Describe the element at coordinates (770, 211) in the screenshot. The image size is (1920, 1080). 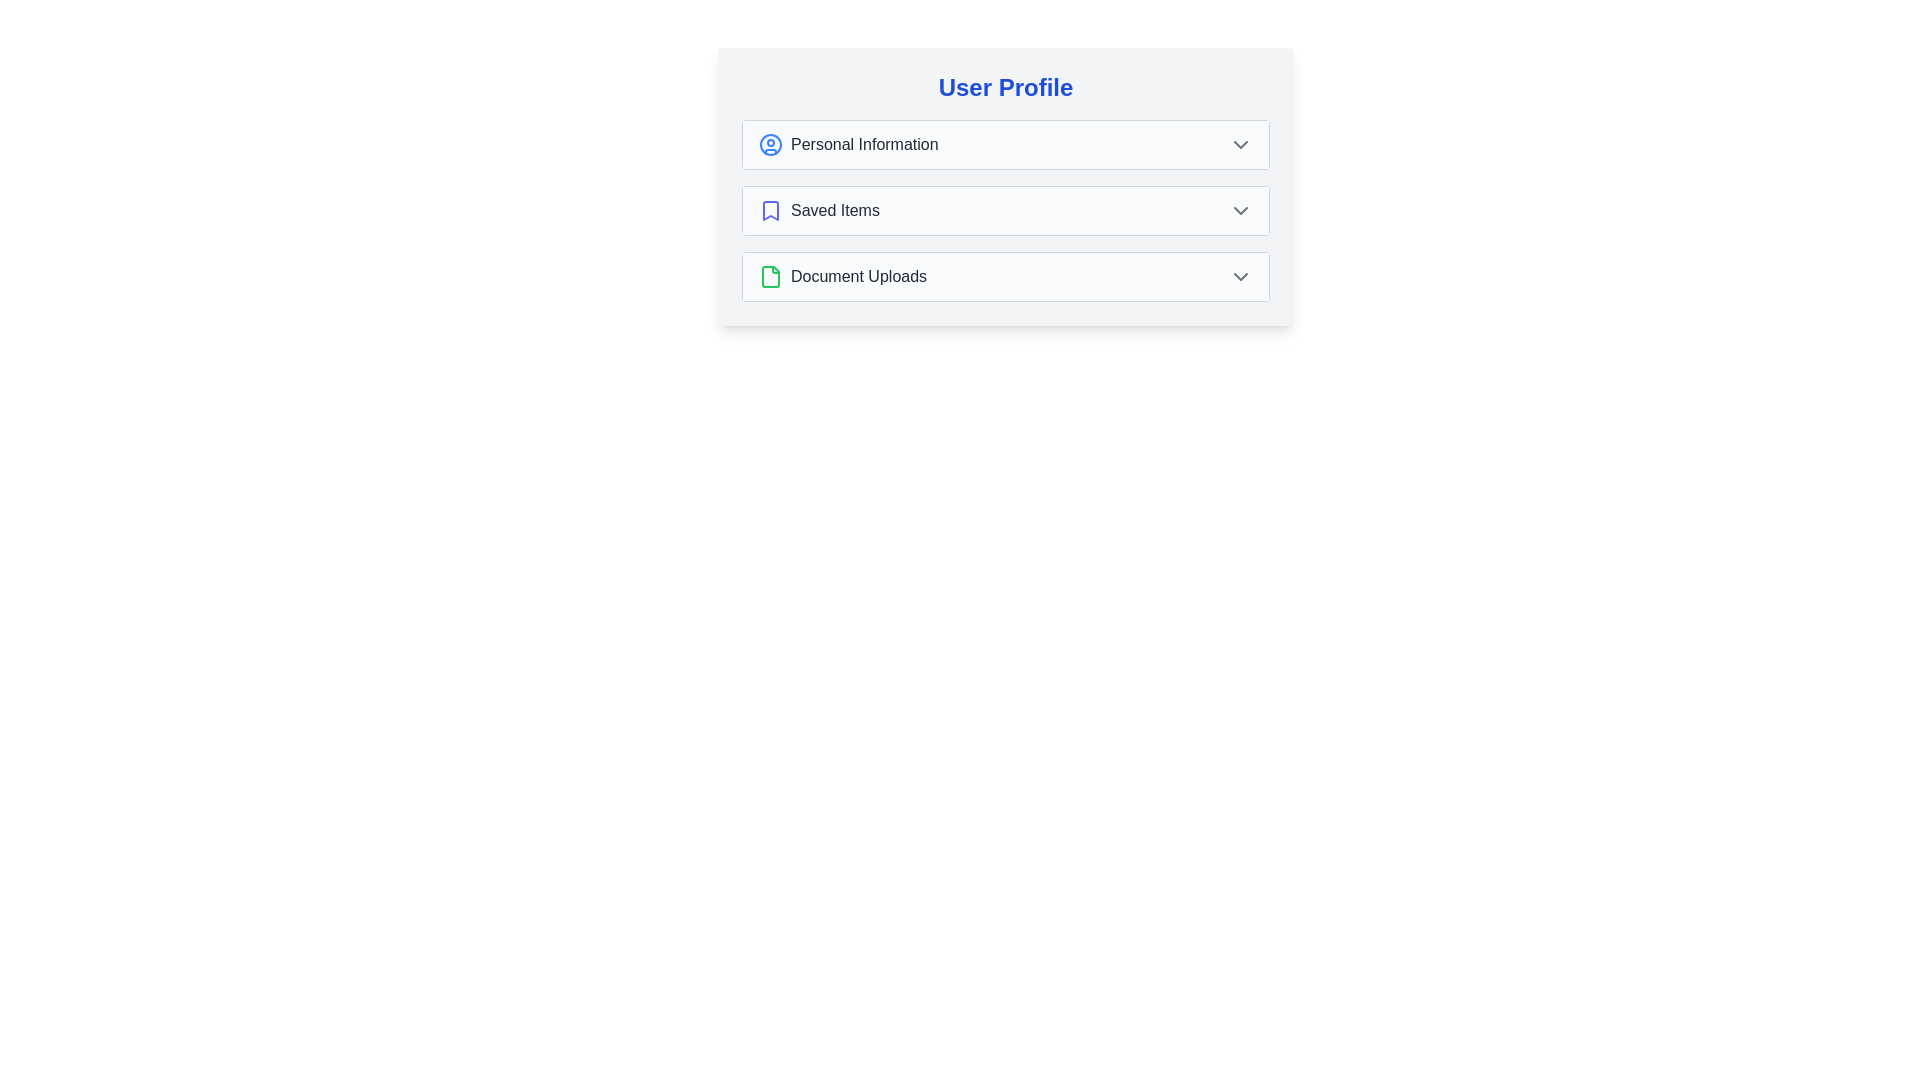
I see `the 'Saved Items' icon located in the second row of the 'User Profile' section` at that location.